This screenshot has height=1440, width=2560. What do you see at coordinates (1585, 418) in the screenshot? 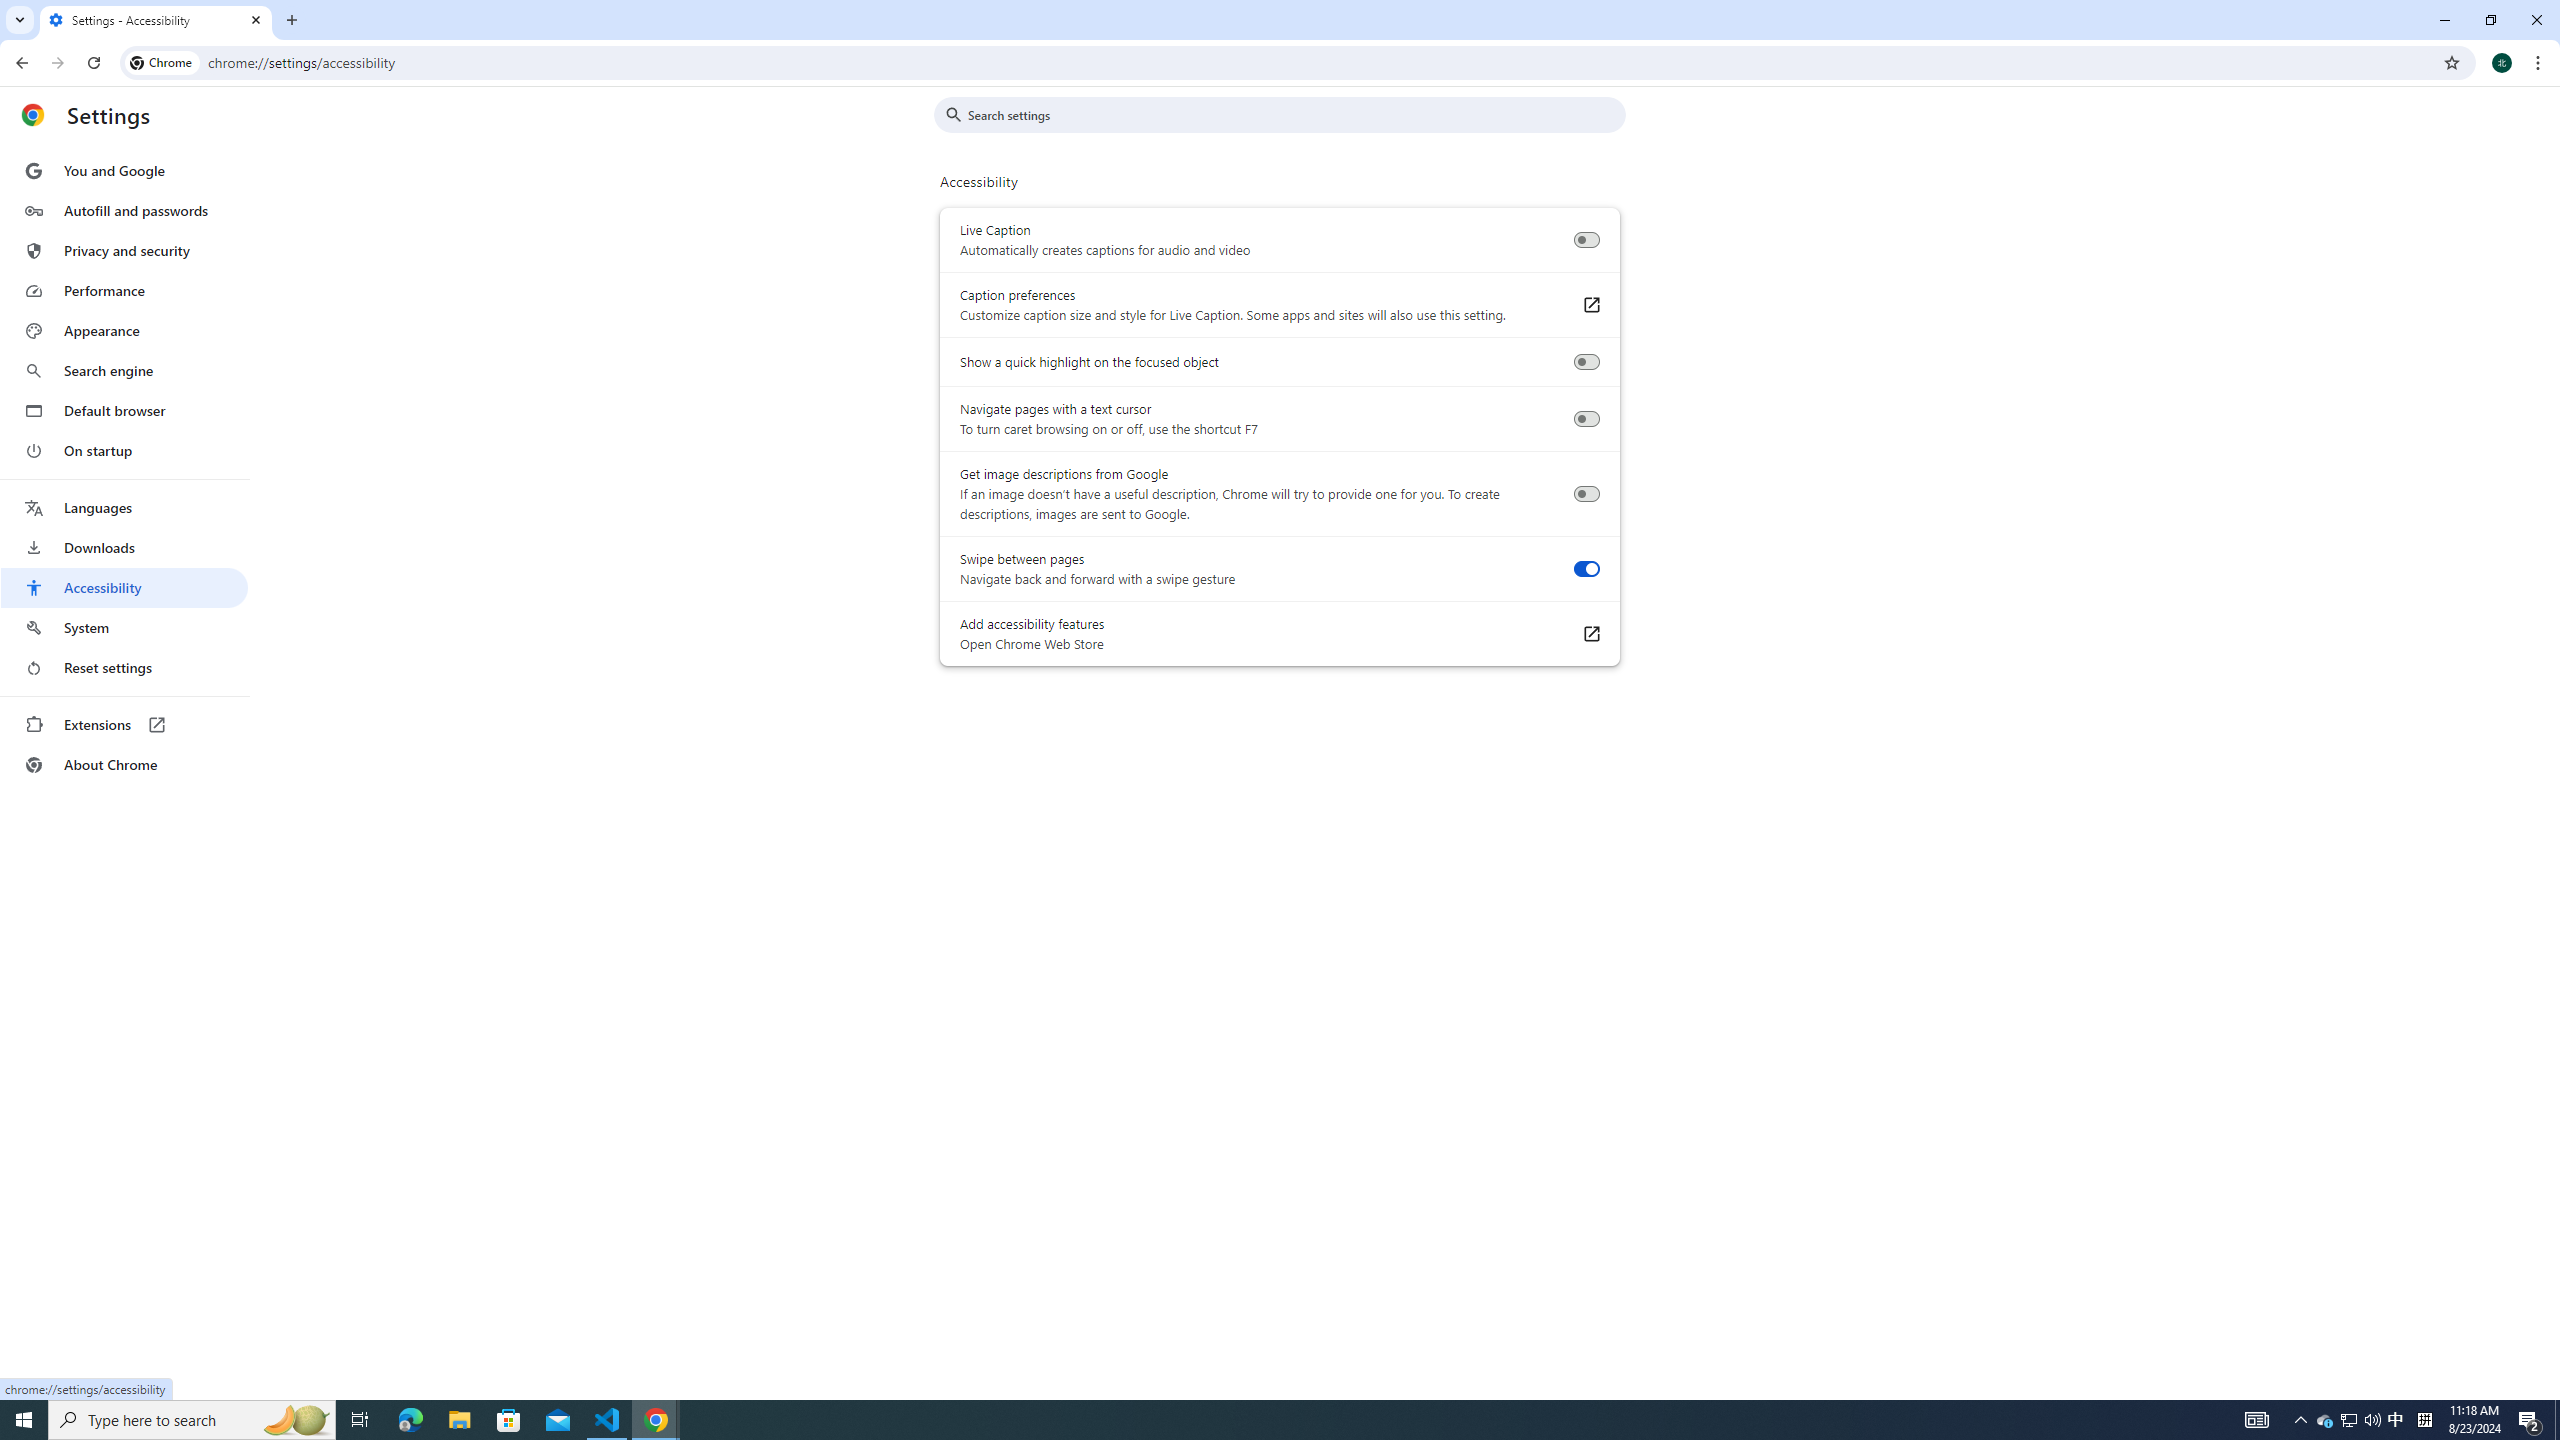
I see `'Navigate pages with a text cursor'` at bounding box center [1585, 418].